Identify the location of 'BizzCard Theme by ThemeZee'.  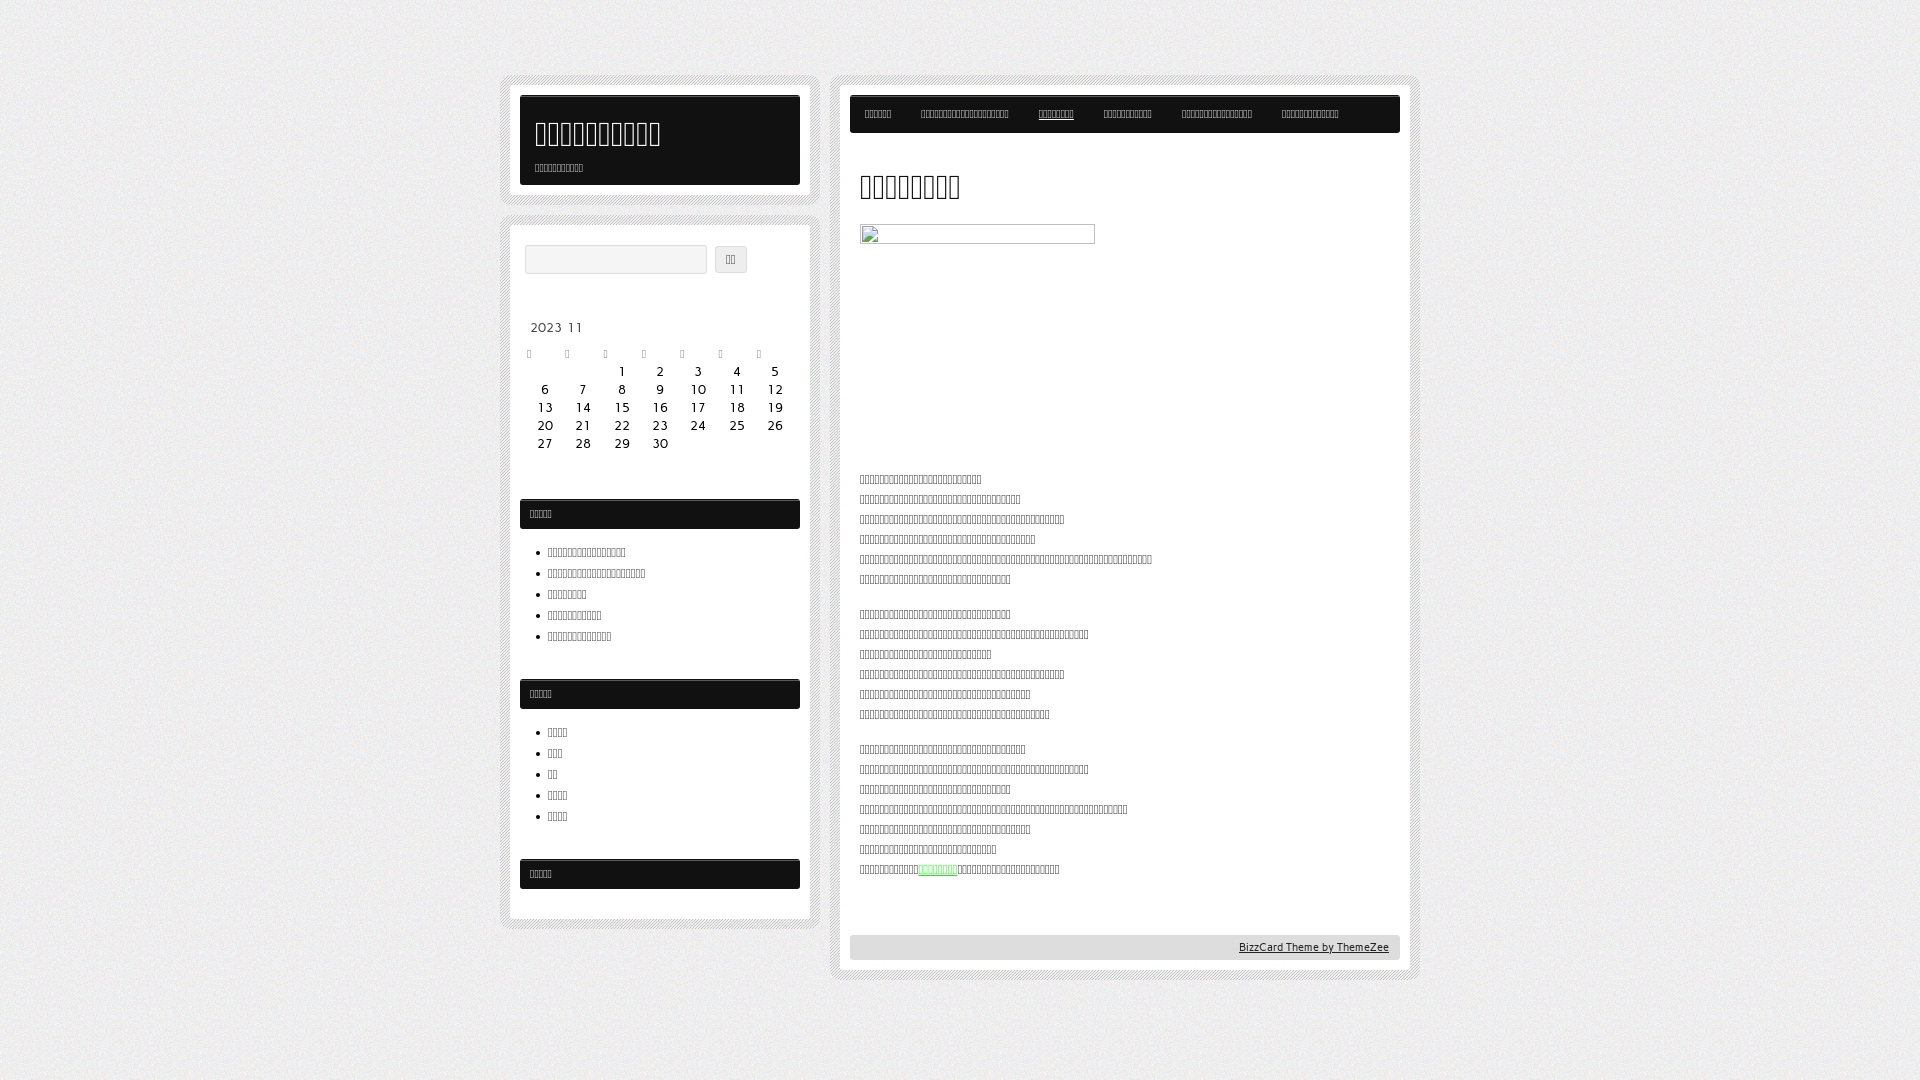
(1314, 946).